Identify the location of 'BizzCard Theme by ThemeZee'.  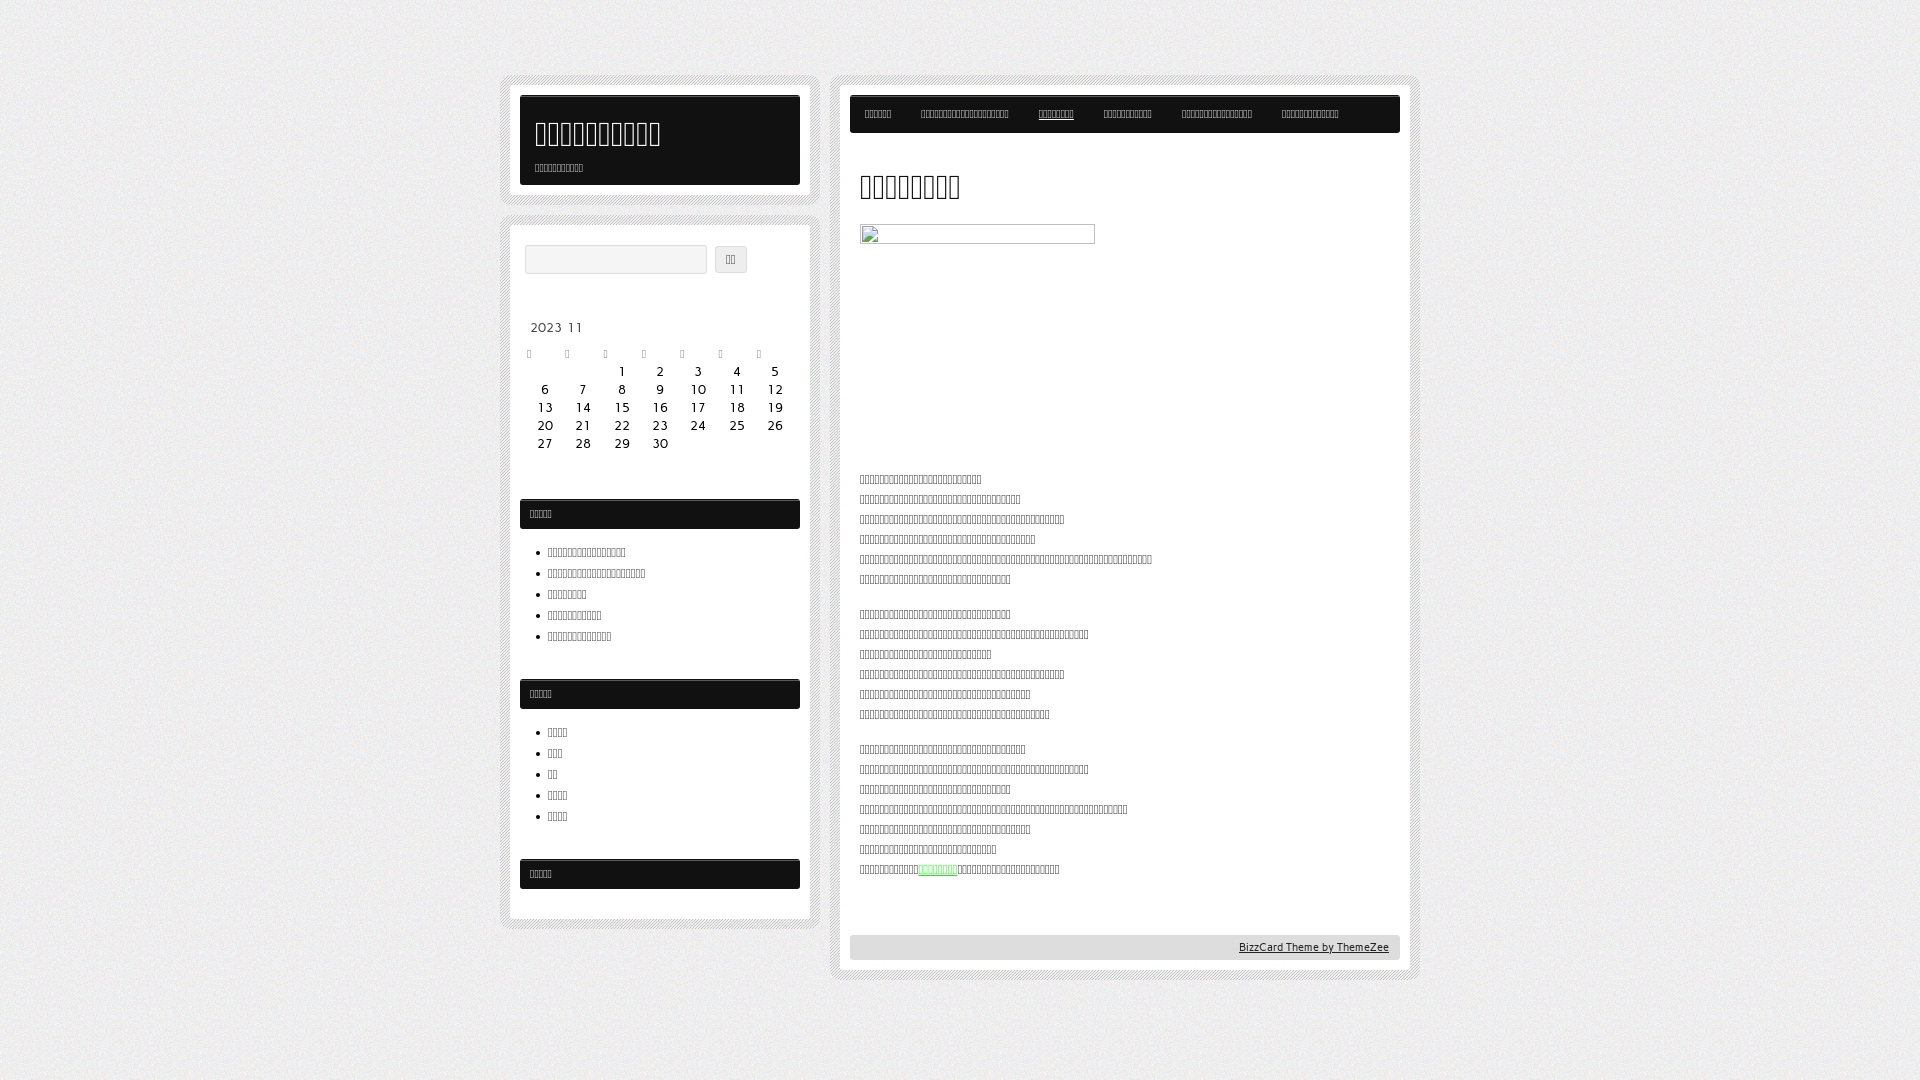
(1314, 946).